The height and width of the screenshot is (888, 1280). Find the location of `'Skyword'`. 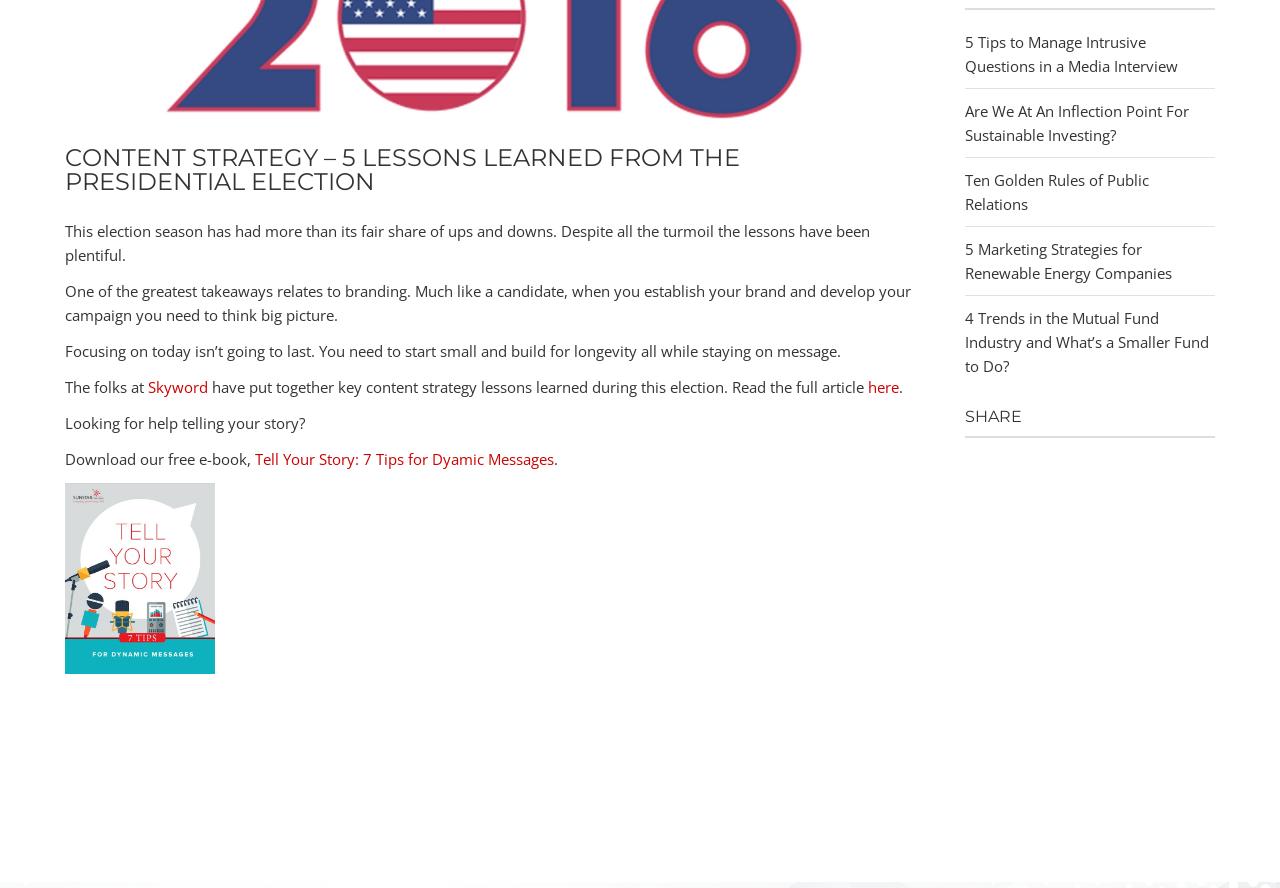

'Skyword' is located at coordinates (178, 386).